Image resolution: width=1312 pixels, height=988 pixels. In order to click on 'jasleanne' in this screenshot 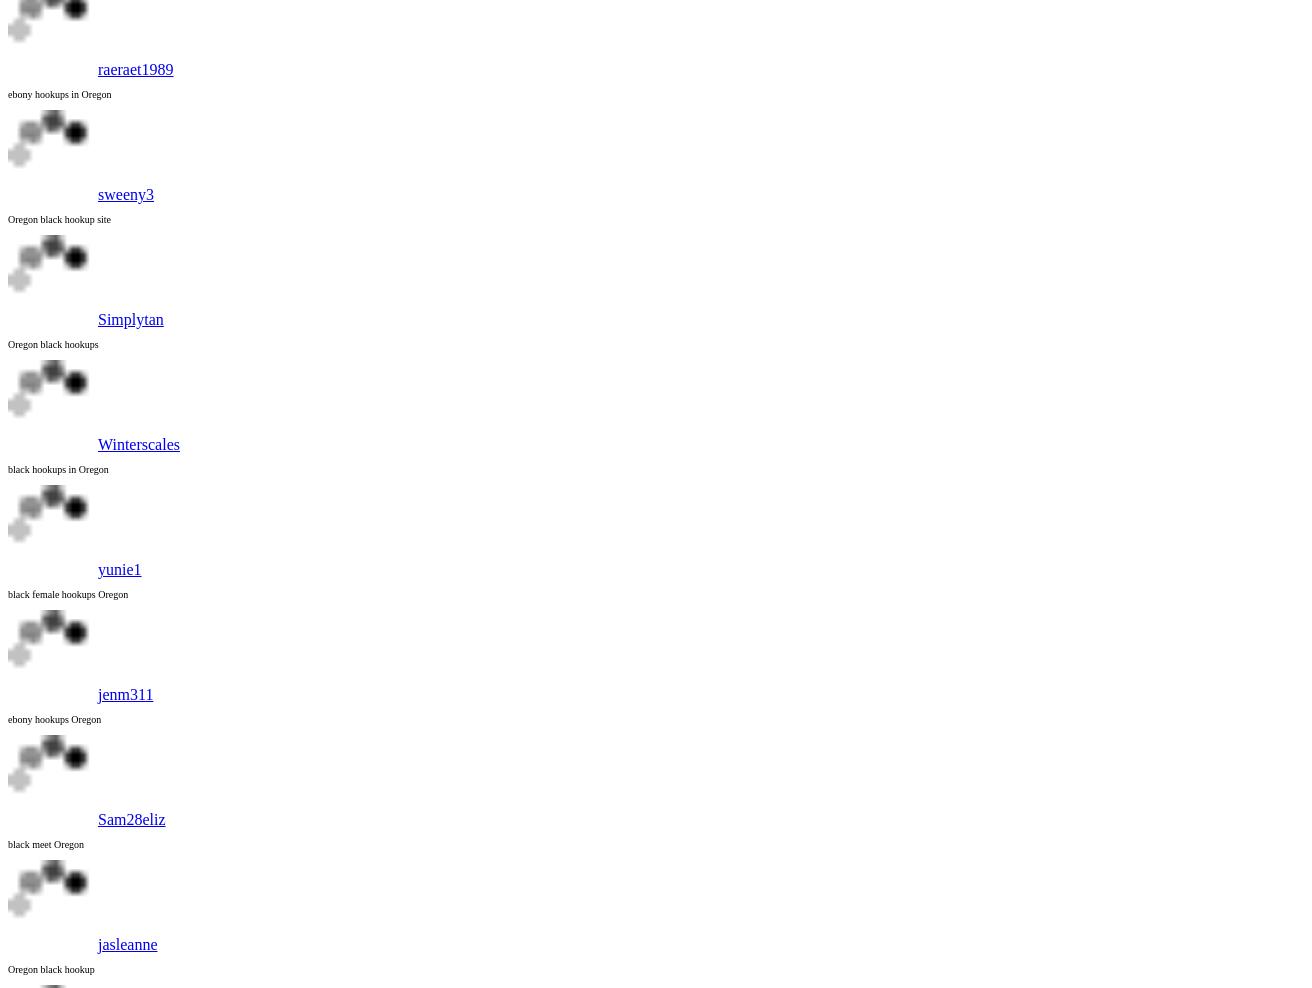, I will do `click(127, 944)`.